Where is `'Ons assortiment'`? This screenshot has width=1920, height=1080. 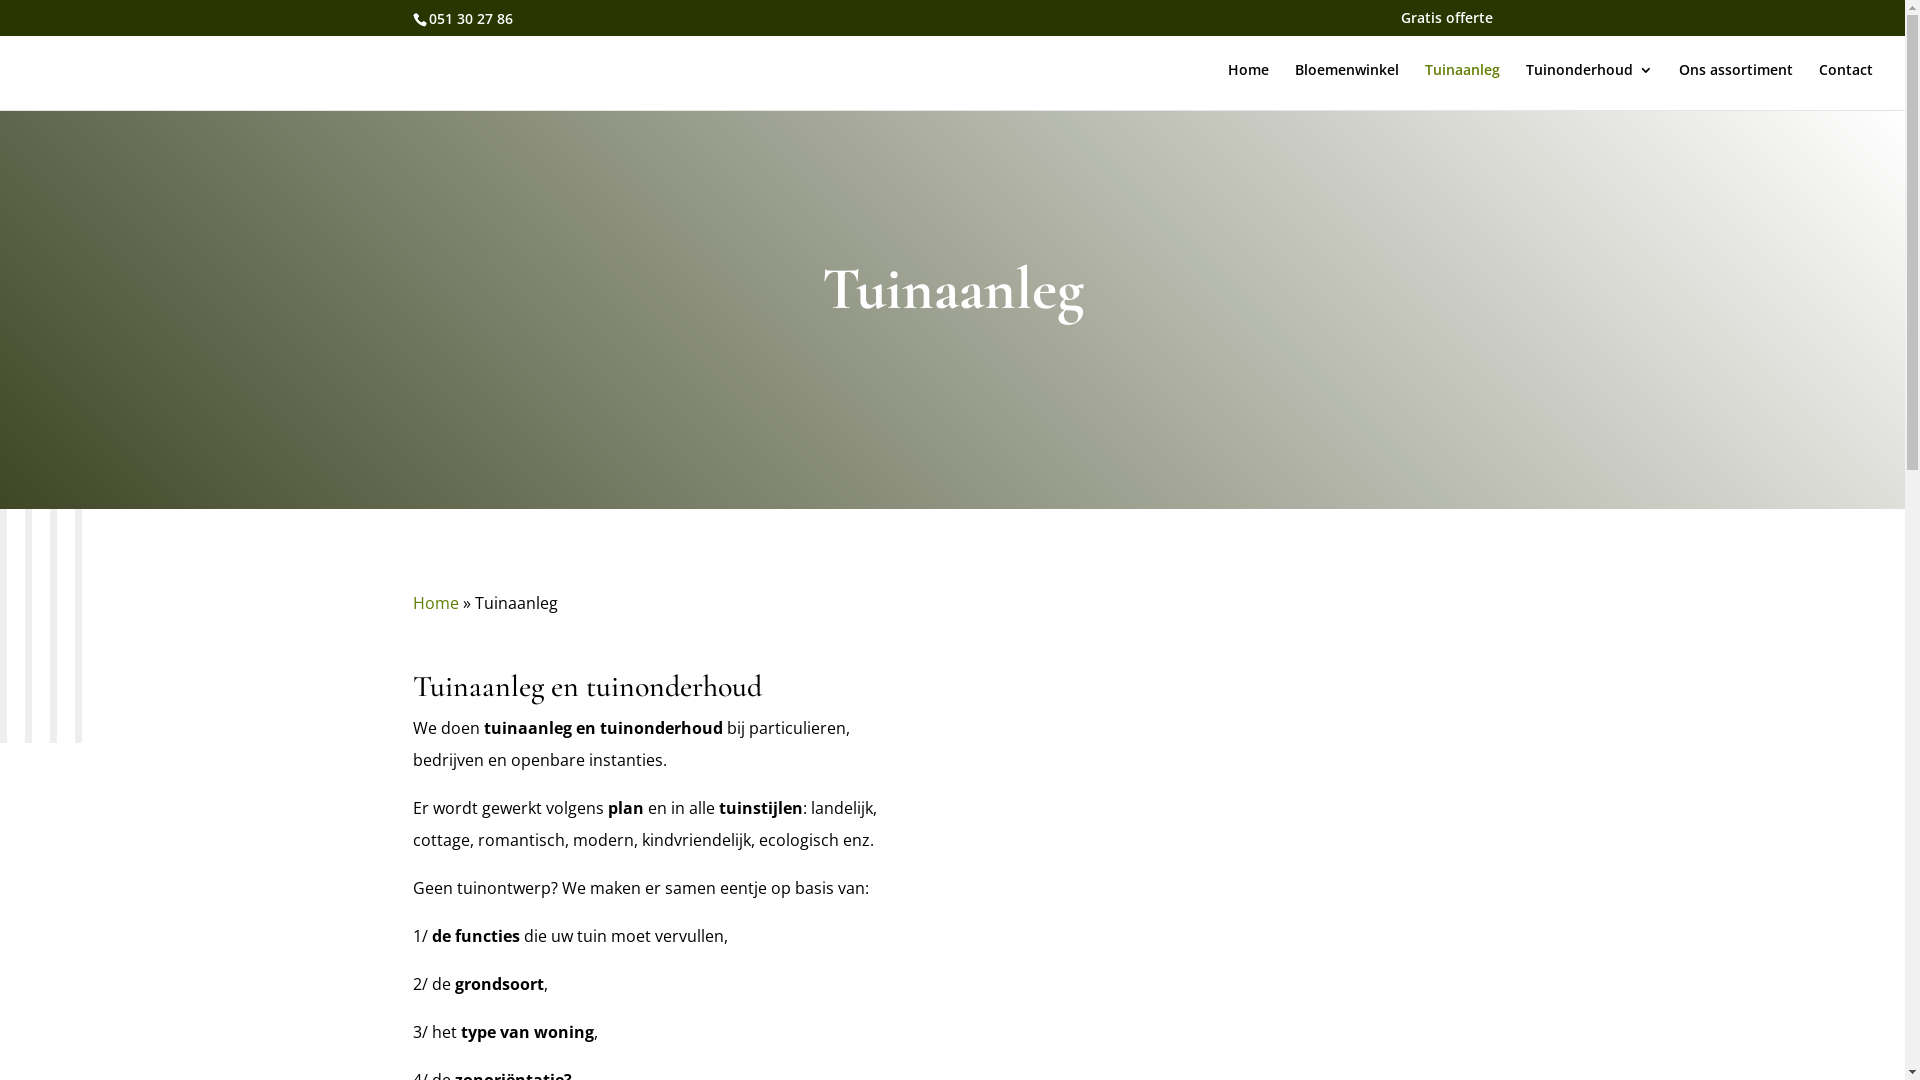
'Ons assortiment' is located at coordinates (1735, 85).